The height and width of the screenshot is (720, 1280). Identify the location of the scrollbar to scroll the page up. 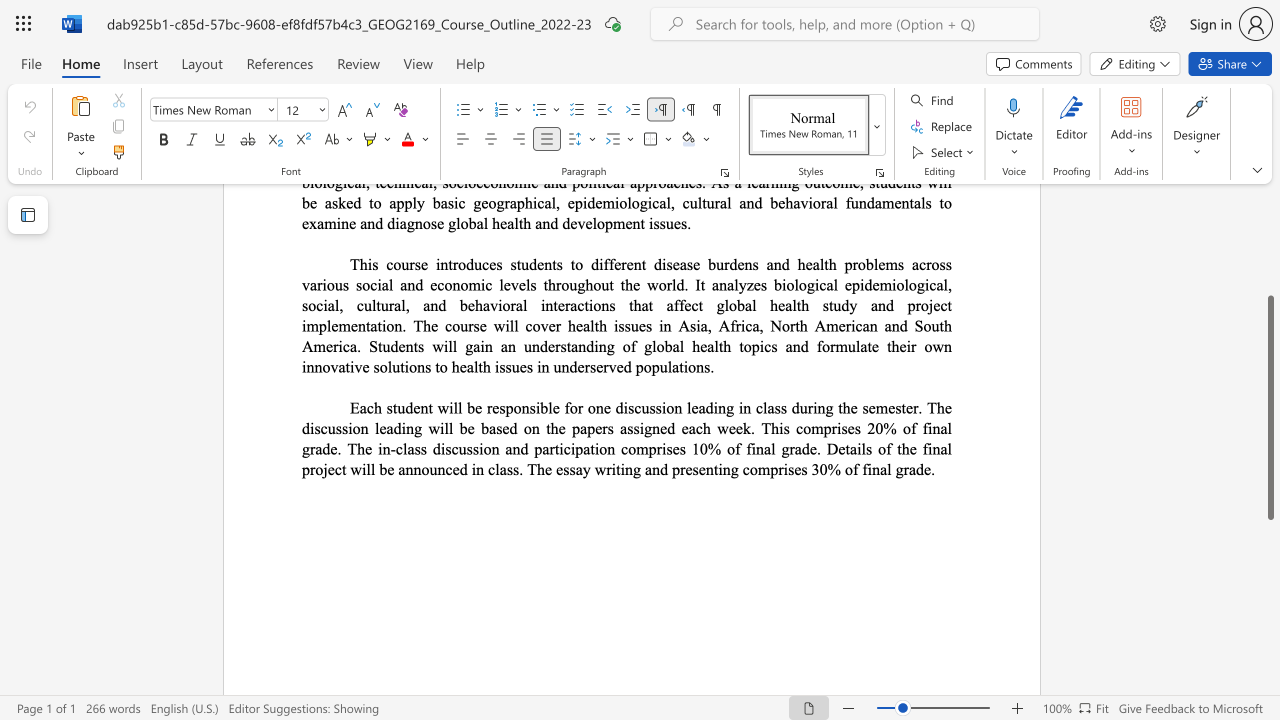
(1269, 258).